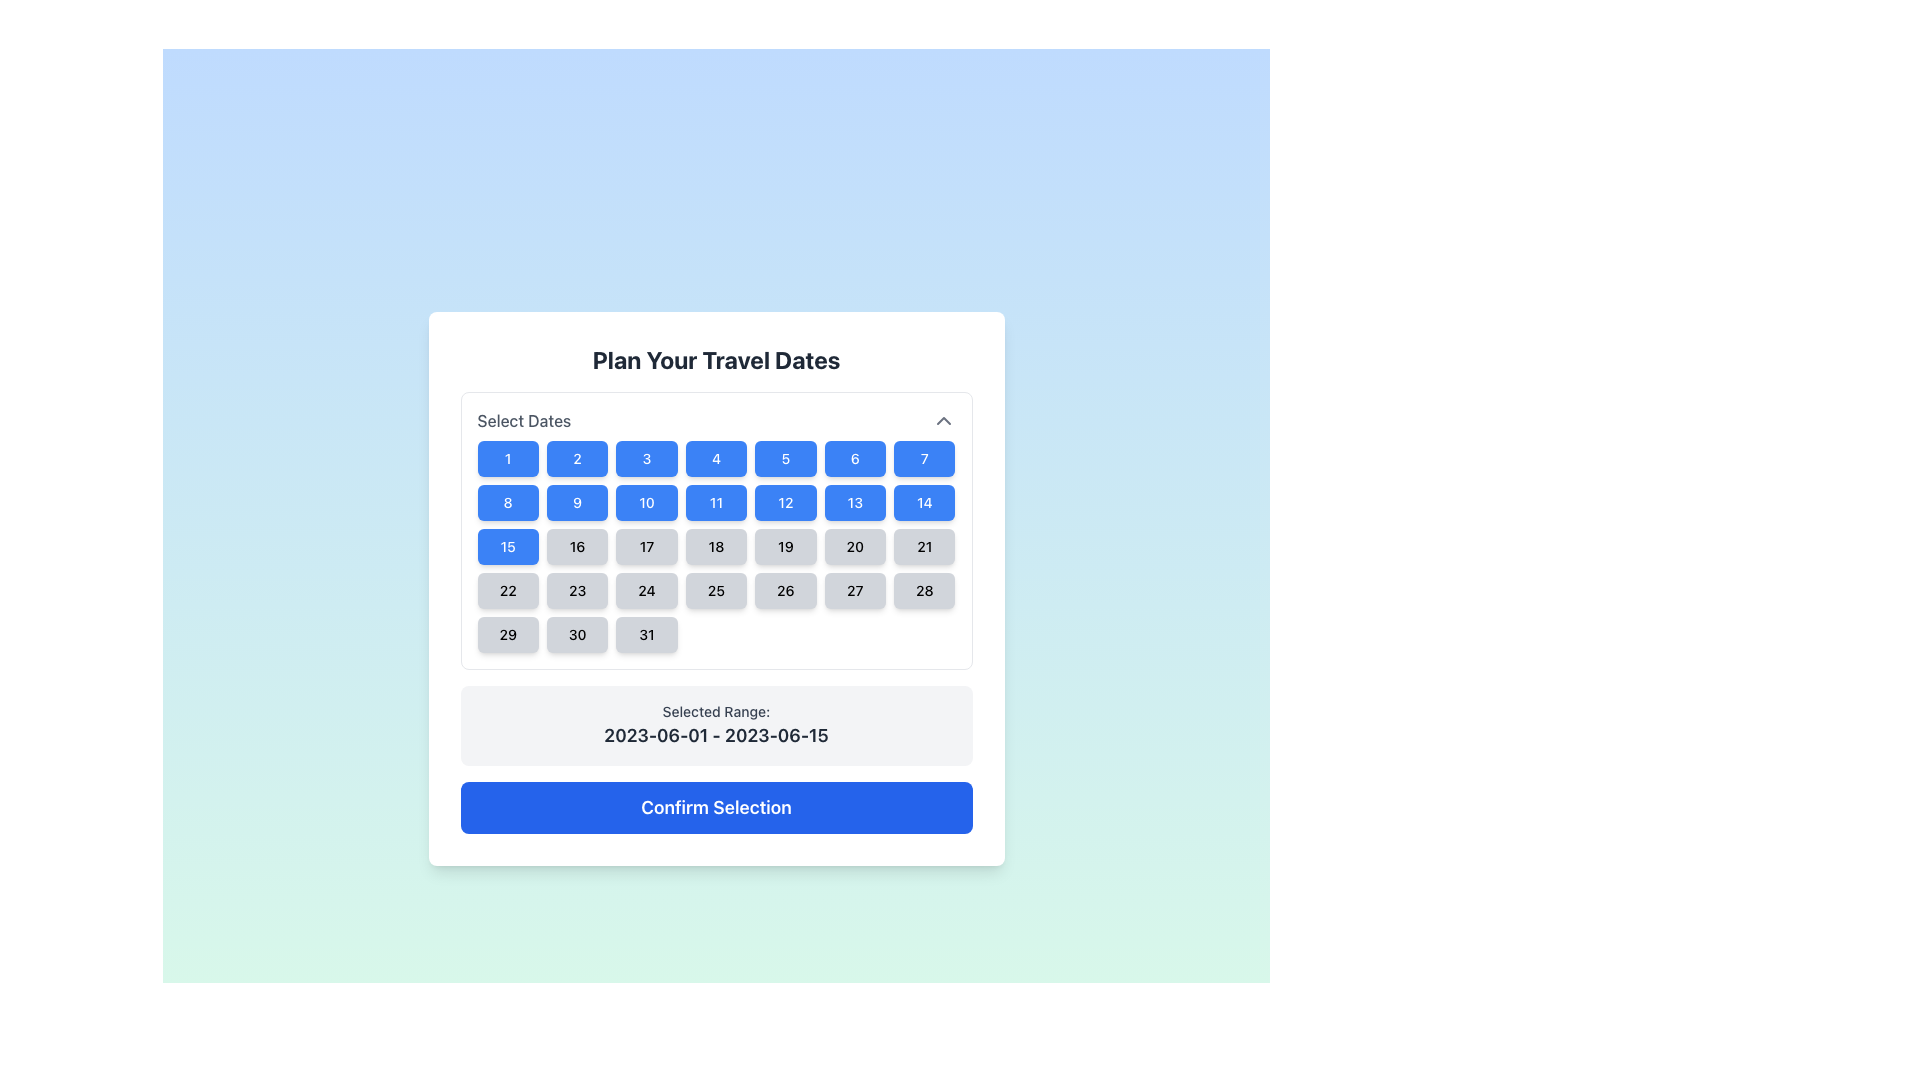 This screenshot has width=1920, height=1080. What do you see at coordinates (923, 547) in the screenshot?
I see `the date button located in the sixth row and sixth column of the date picker grid` at bounding box center [923, 547].